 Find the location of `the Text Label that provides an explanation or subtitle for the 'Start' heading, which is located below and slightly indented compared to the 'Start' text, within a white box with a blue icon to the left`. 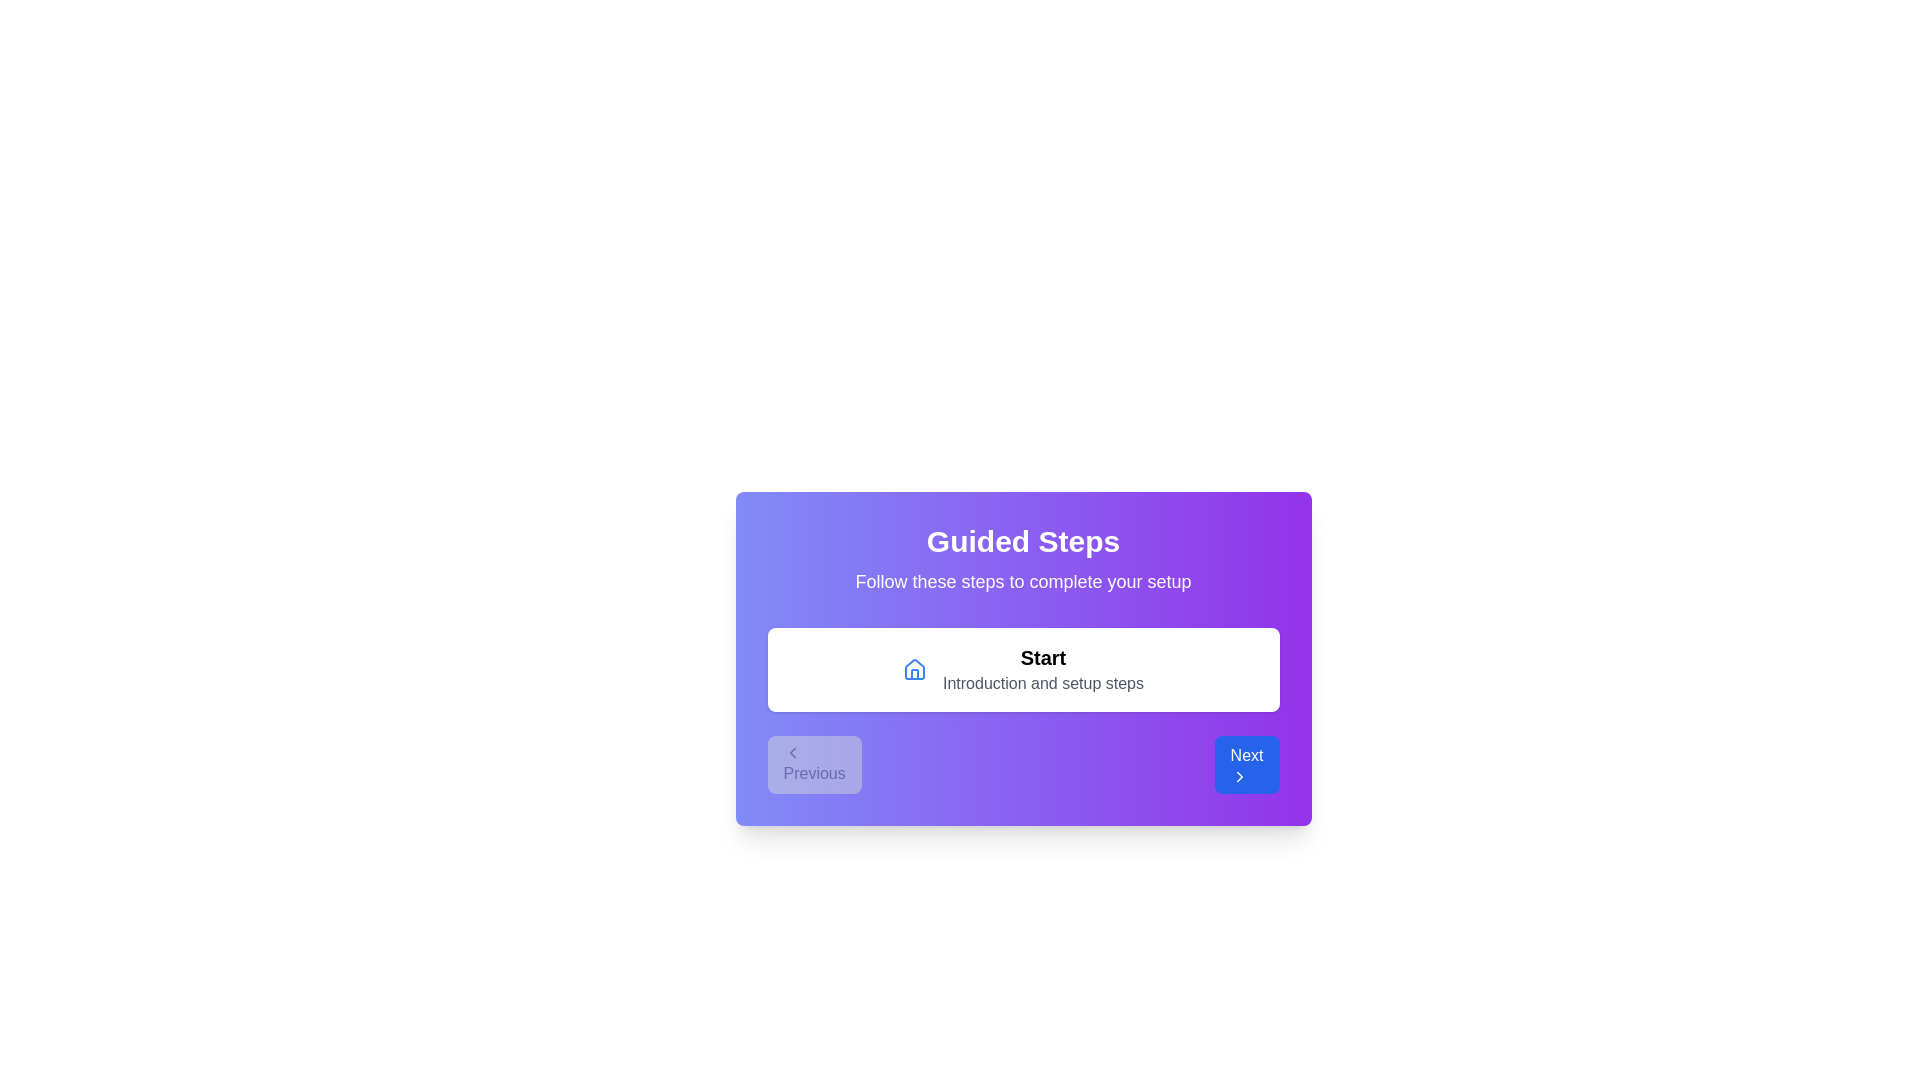

the Text Label that provides an explanation or subtitle for the 'Start' heading, which is located below and slightly indented compared to the 'Start' text, within a white box with a blue icon to the left is located at coordinates (1042, 682).